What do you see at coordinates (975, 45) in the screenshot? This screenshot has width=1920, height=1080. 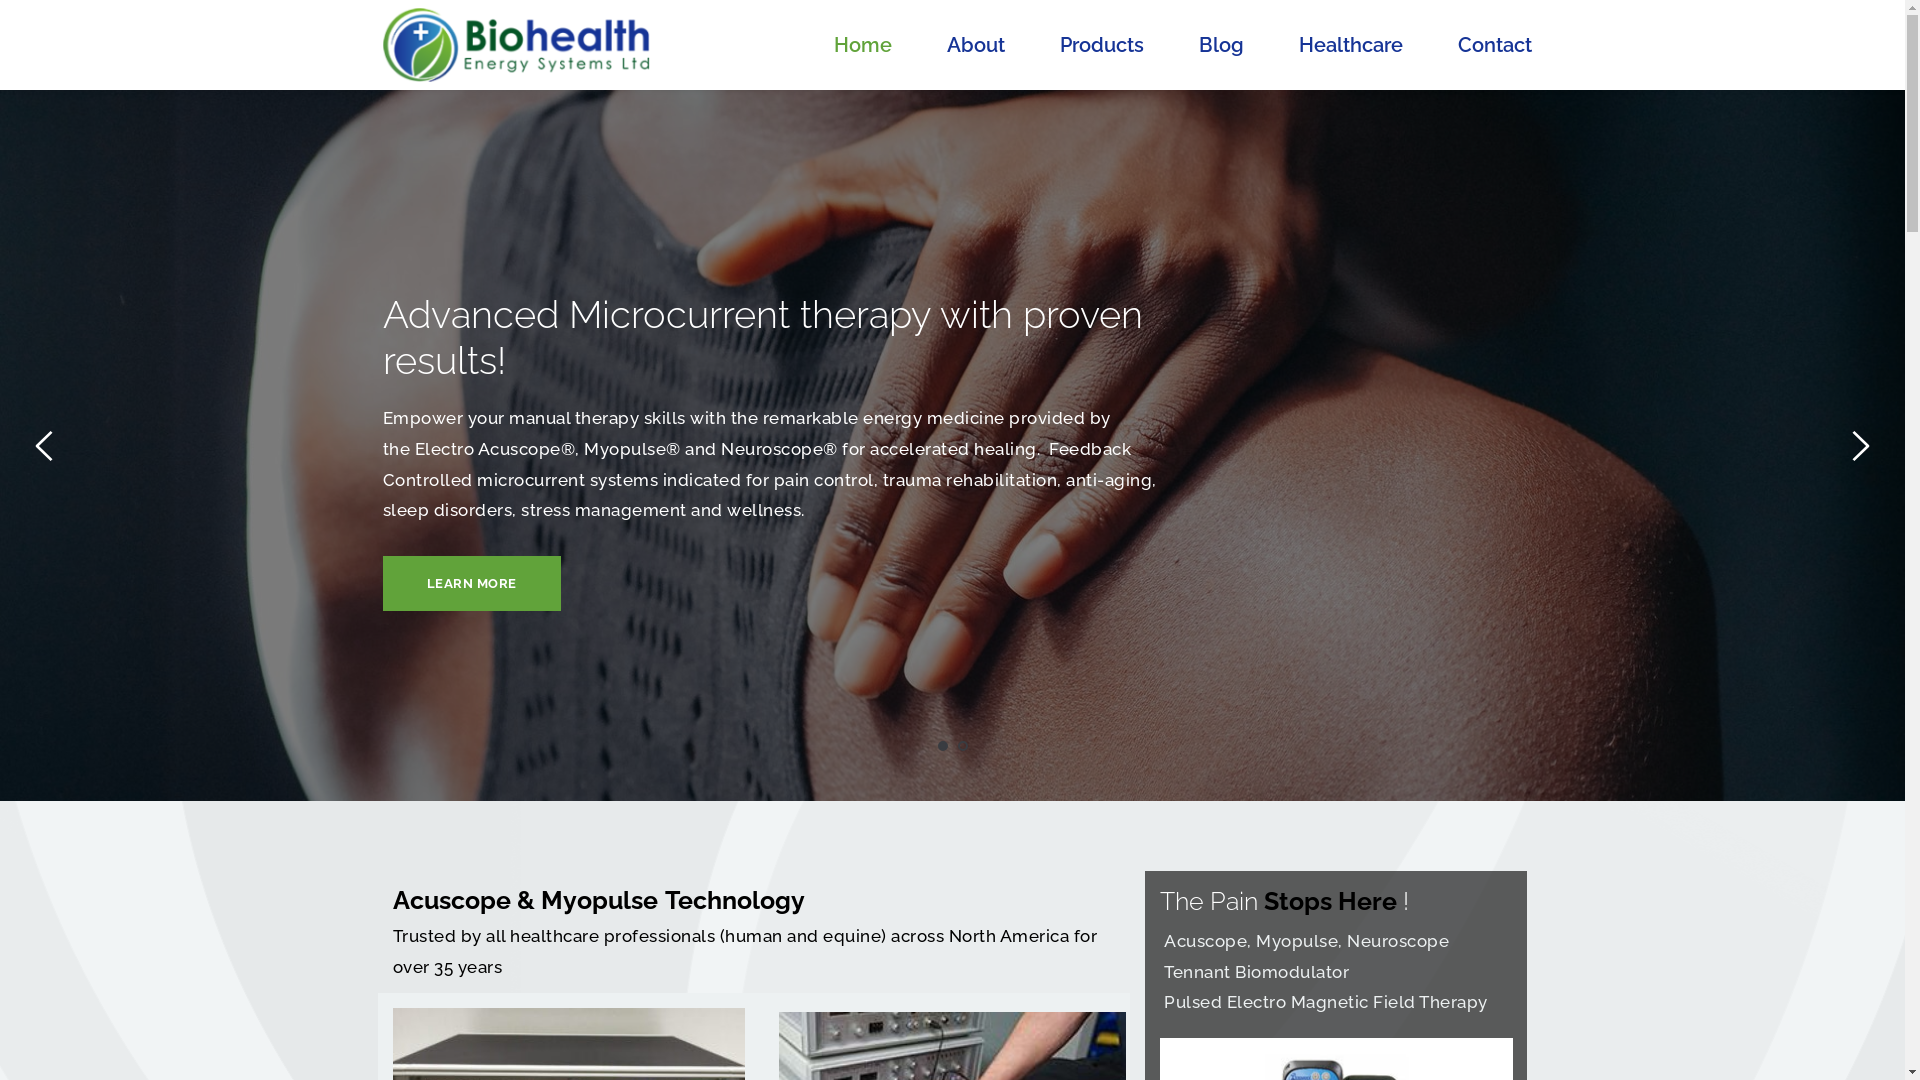 I see `'About'` at bounding box center [975, 45].